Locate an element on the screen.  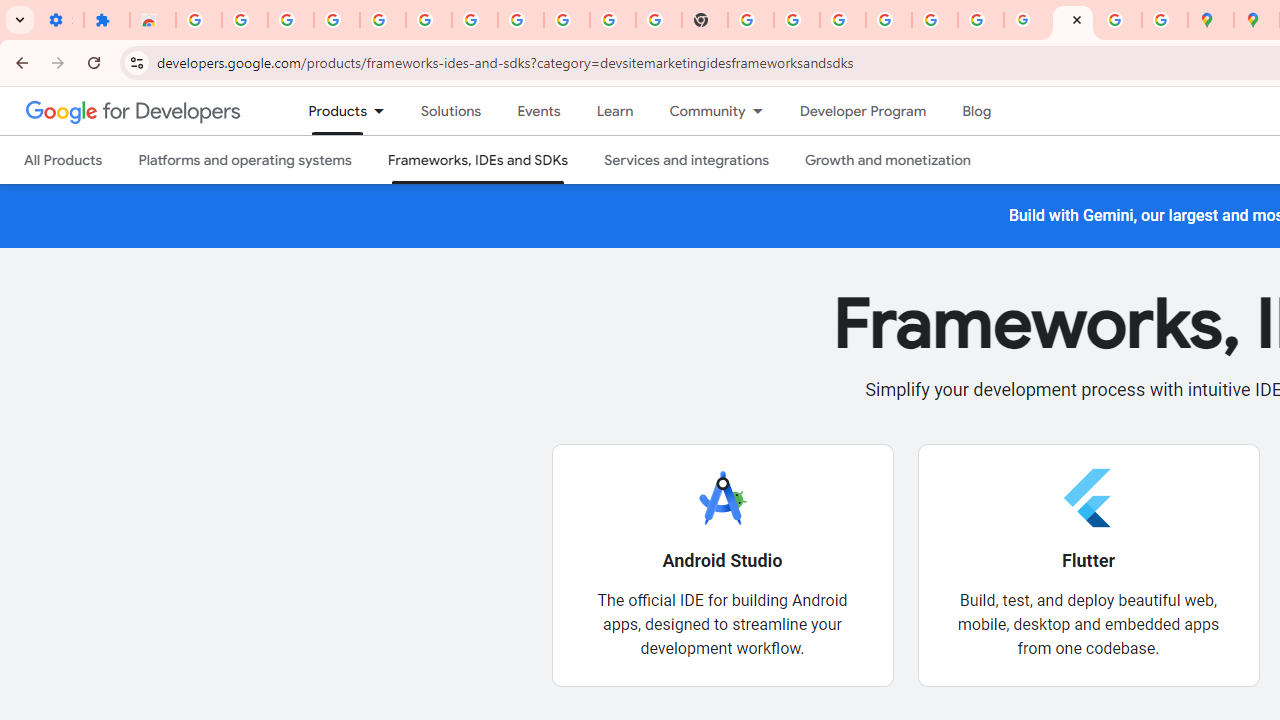
'Dropdown menu for Products' is located at coordinates (385, 111).